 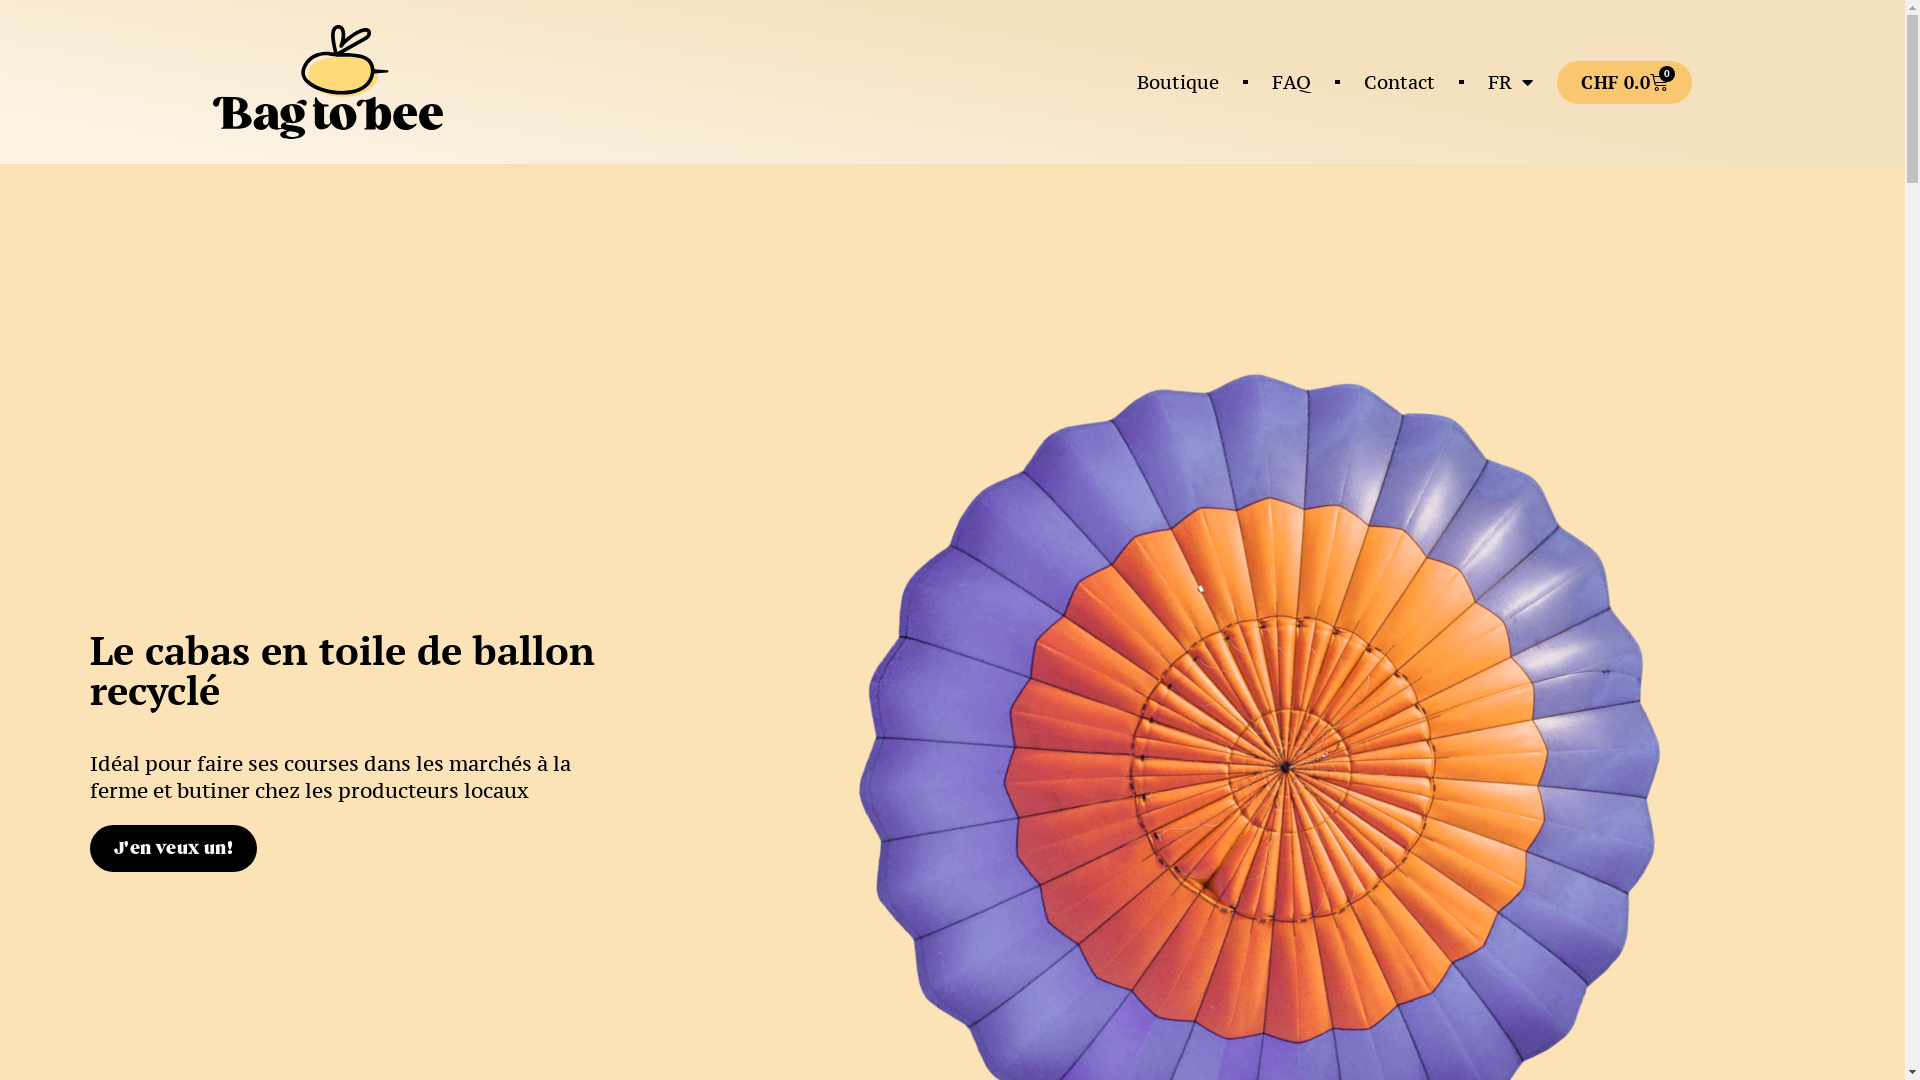 I want to click on 'FAQ', so click(x=1291, y=80).